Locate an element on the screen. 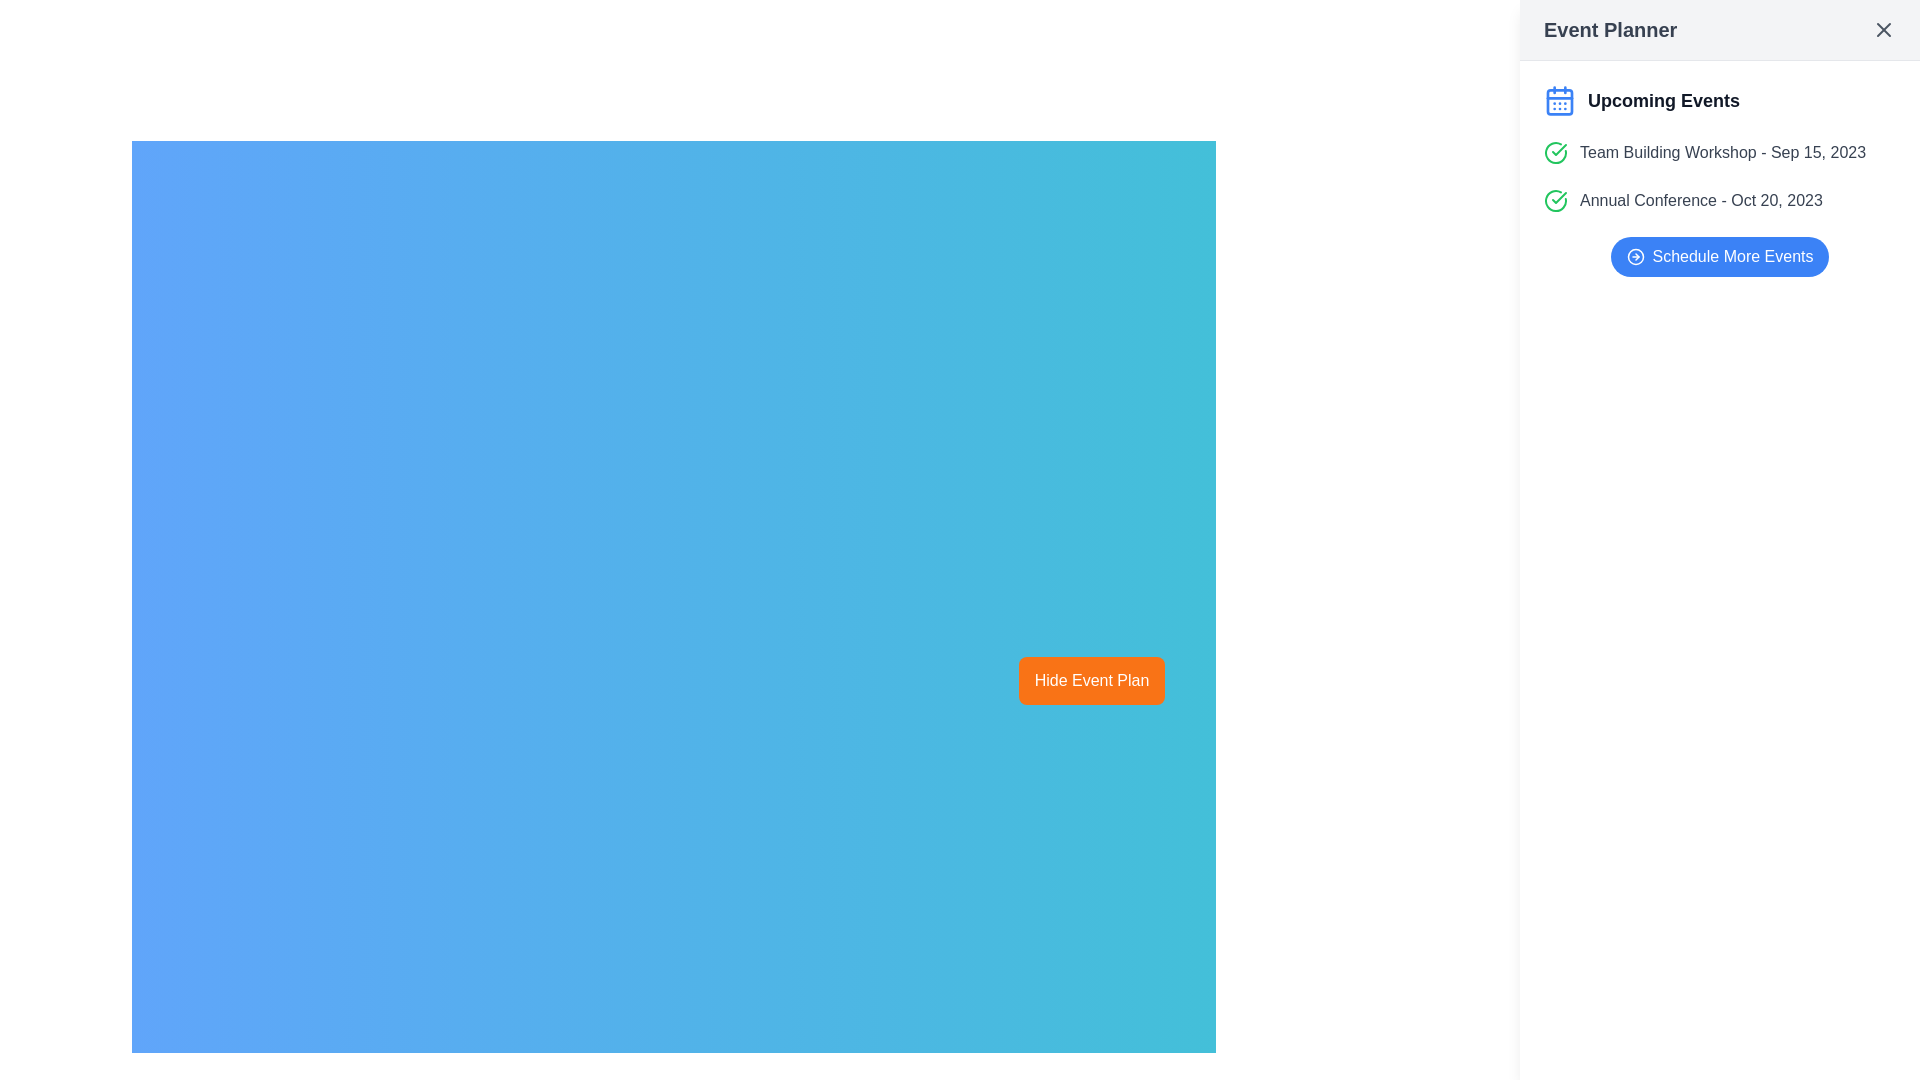 This screenshot has width=1920, height=1080. the descriptive text label displaying 'Team Building Workshop - Sep 15, 2023', which is styled with a gray font and located in the Upcoming Events list in the Event Planner sidebar is located at coordinates (1722, 152).